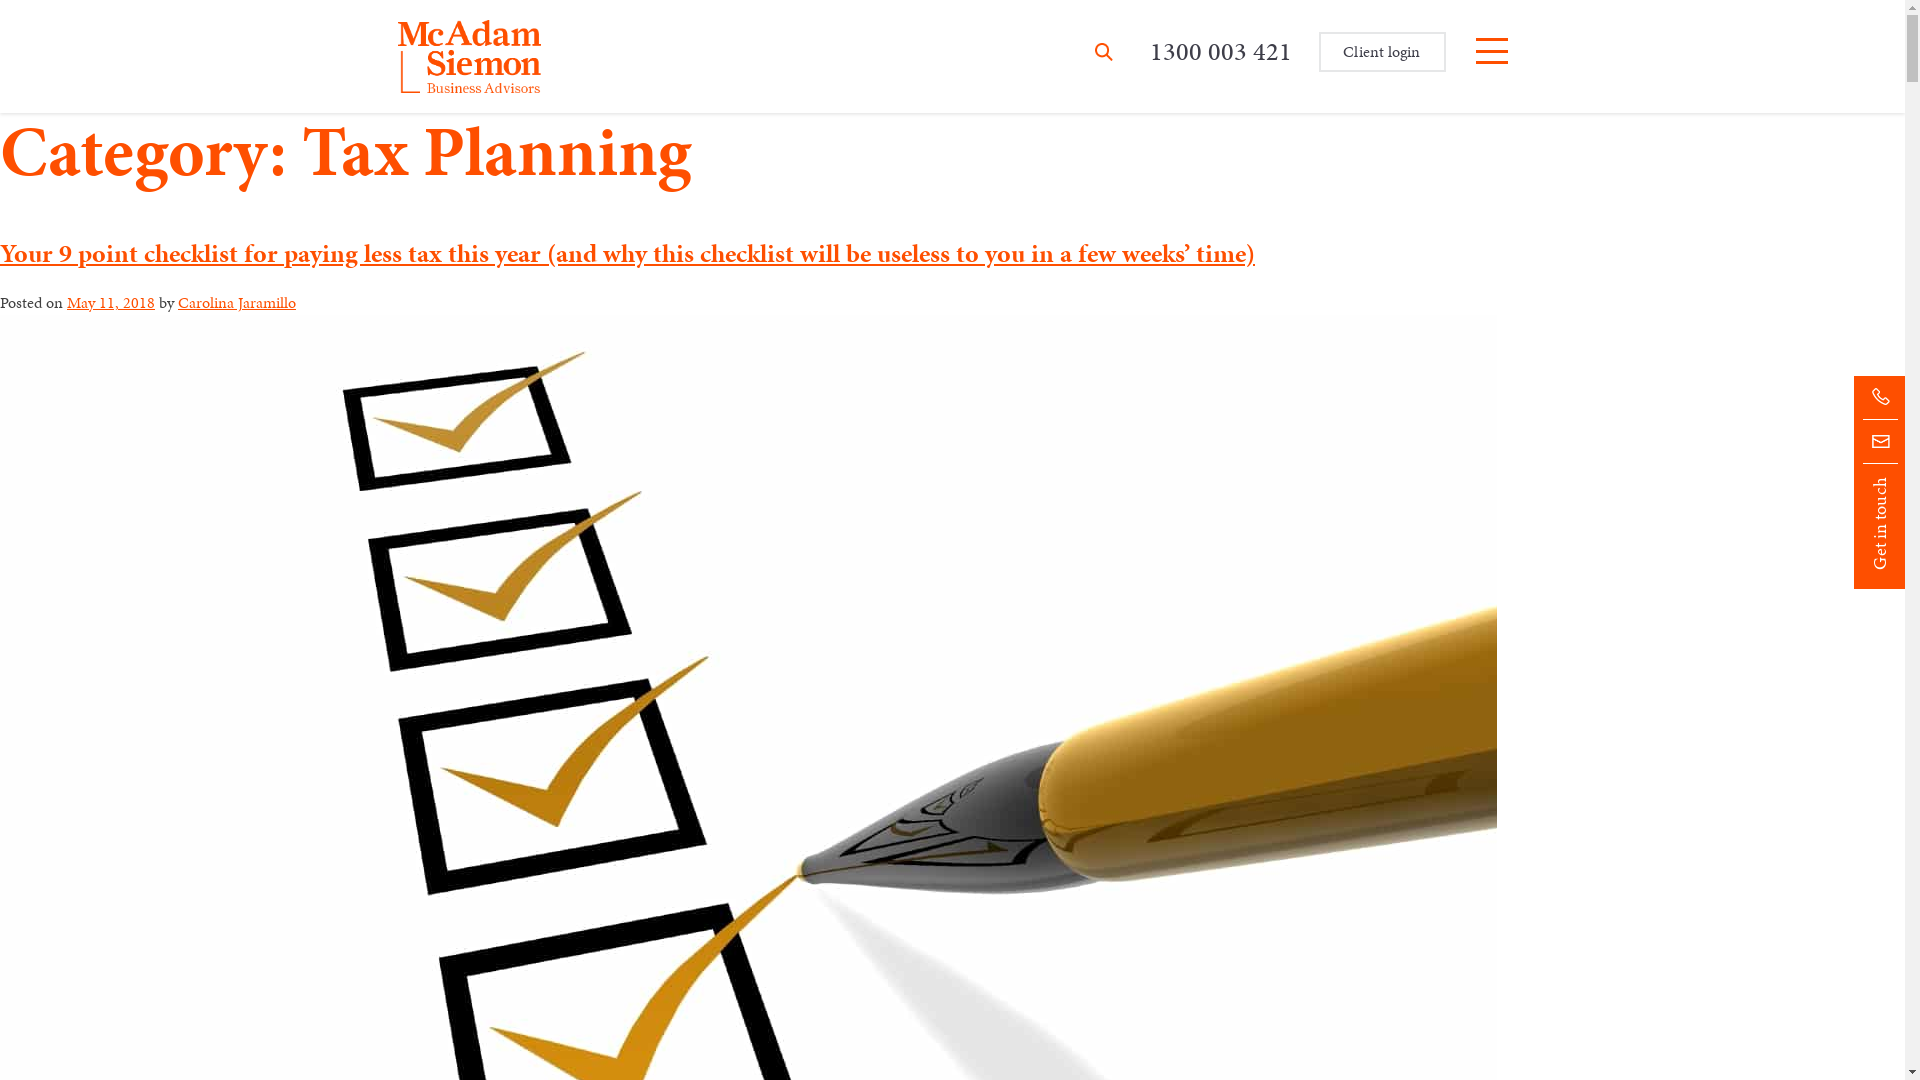  What do you see at coordinates (236, 302) in the screenshot?
I see `'Carolina Jaramillo'` at bounding box center [236, 302].